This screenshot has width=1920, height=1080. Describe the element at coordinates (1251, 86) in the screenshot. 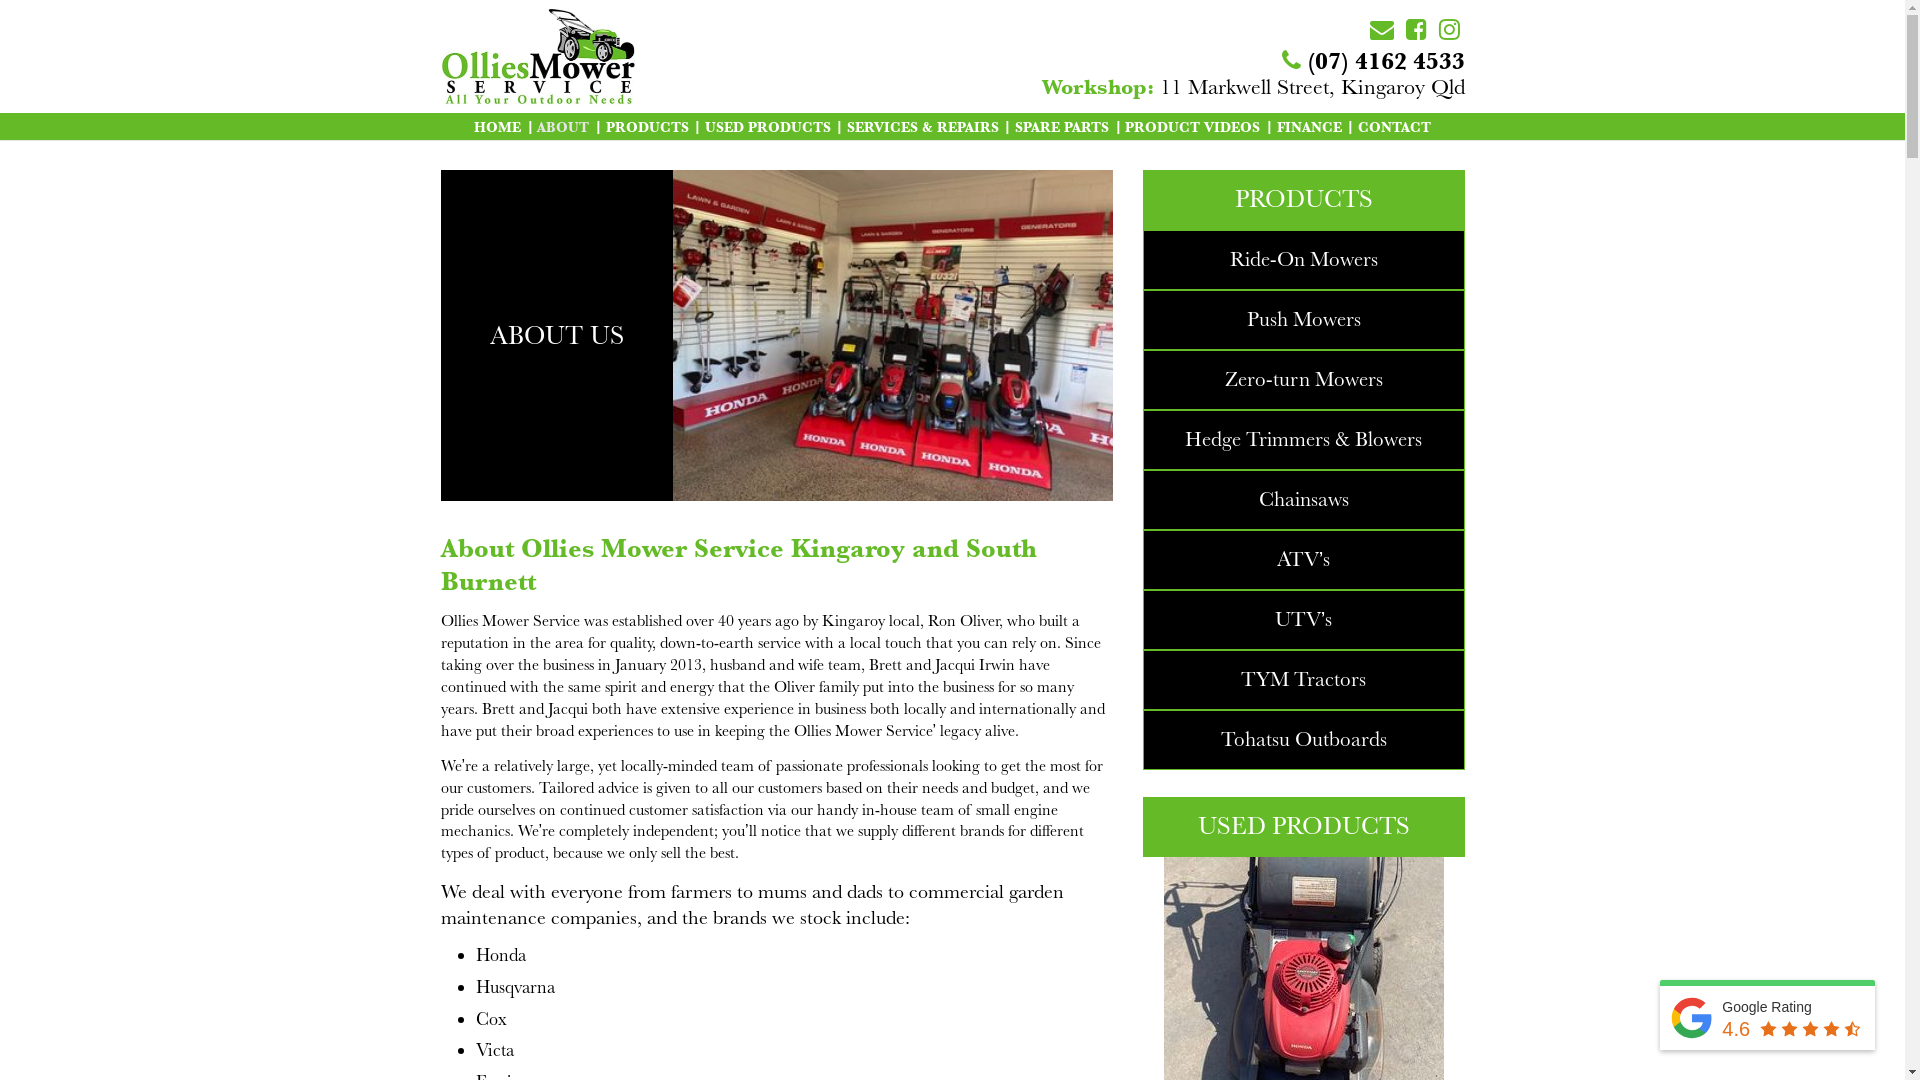

I see `'11 Markwell Street, Kingaroy Qld'` at that location.